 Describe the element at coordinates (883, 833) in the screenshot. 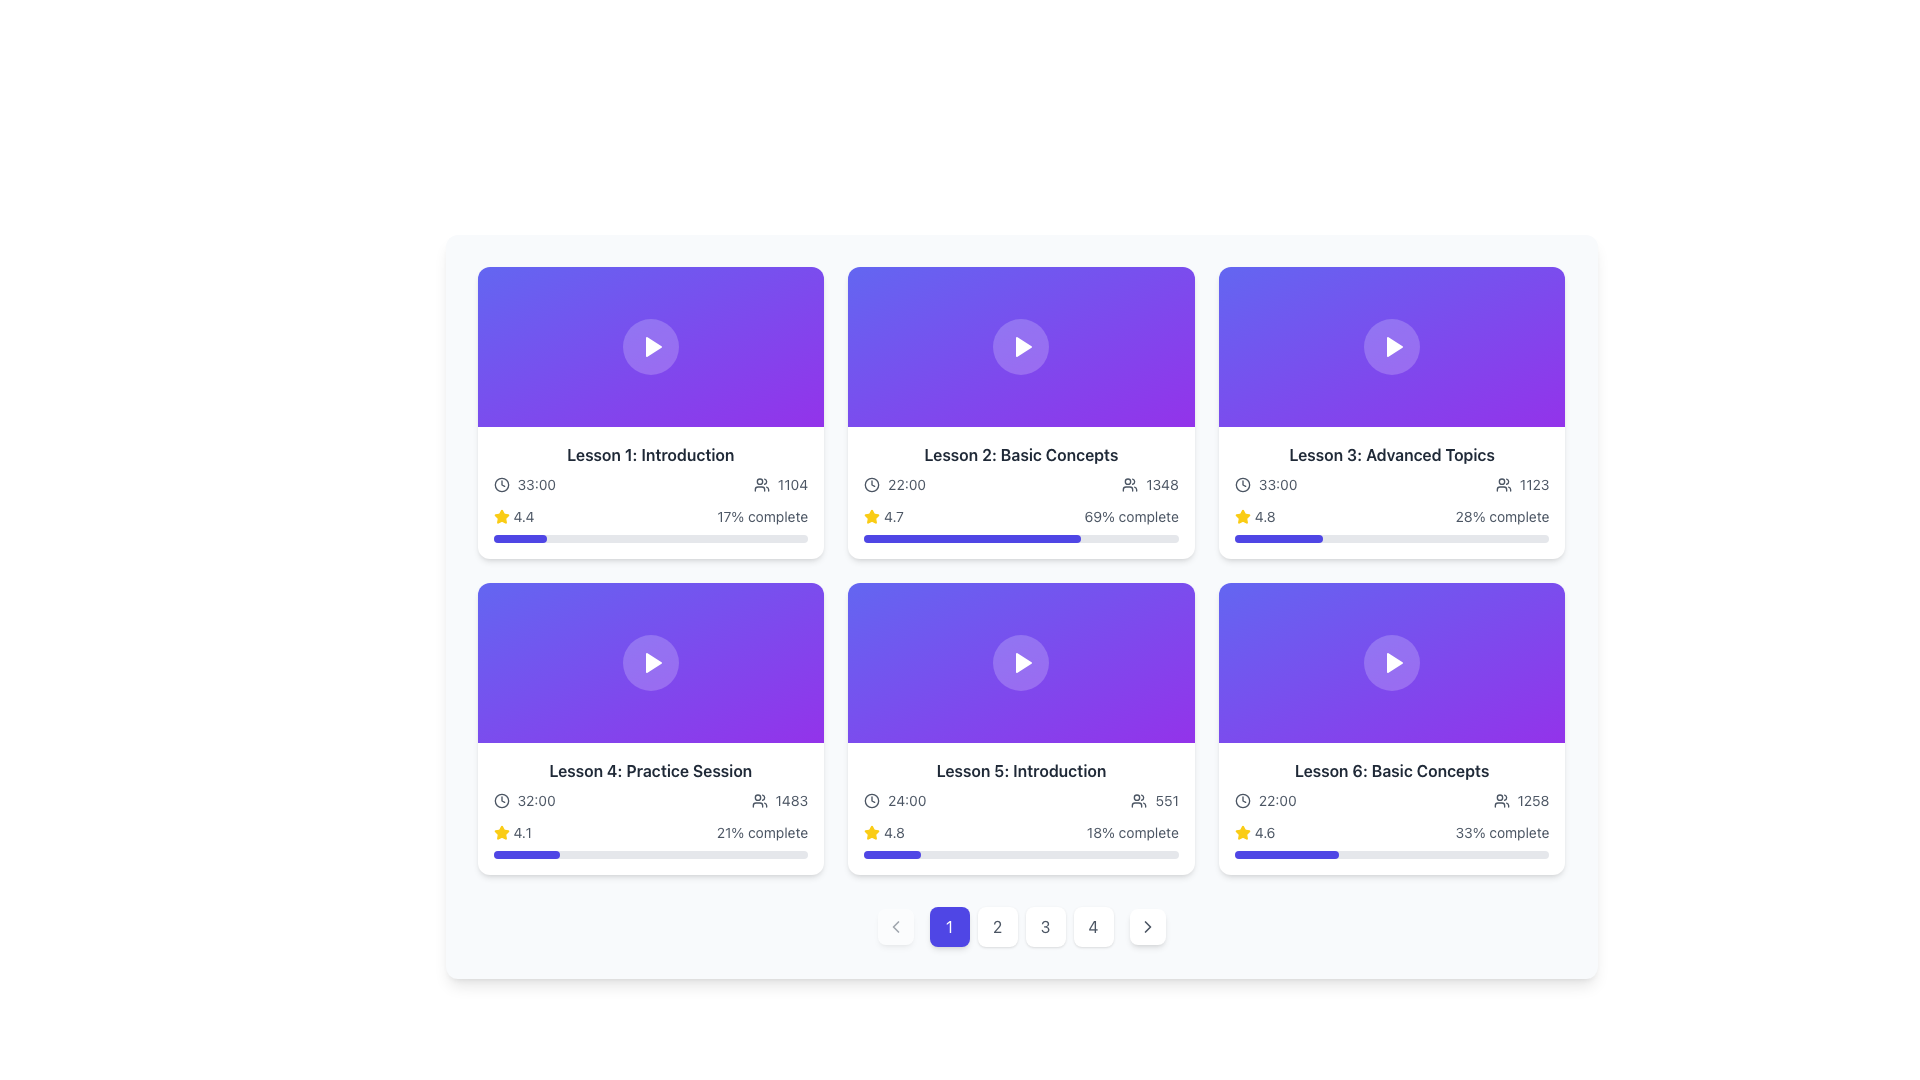

I see `the Rating Indicator located in the fifth card titled 'Lesson 5: Introduction' in the second row of the grid layout, positioned below the duration and participant count information and above the progress bar` at that location.